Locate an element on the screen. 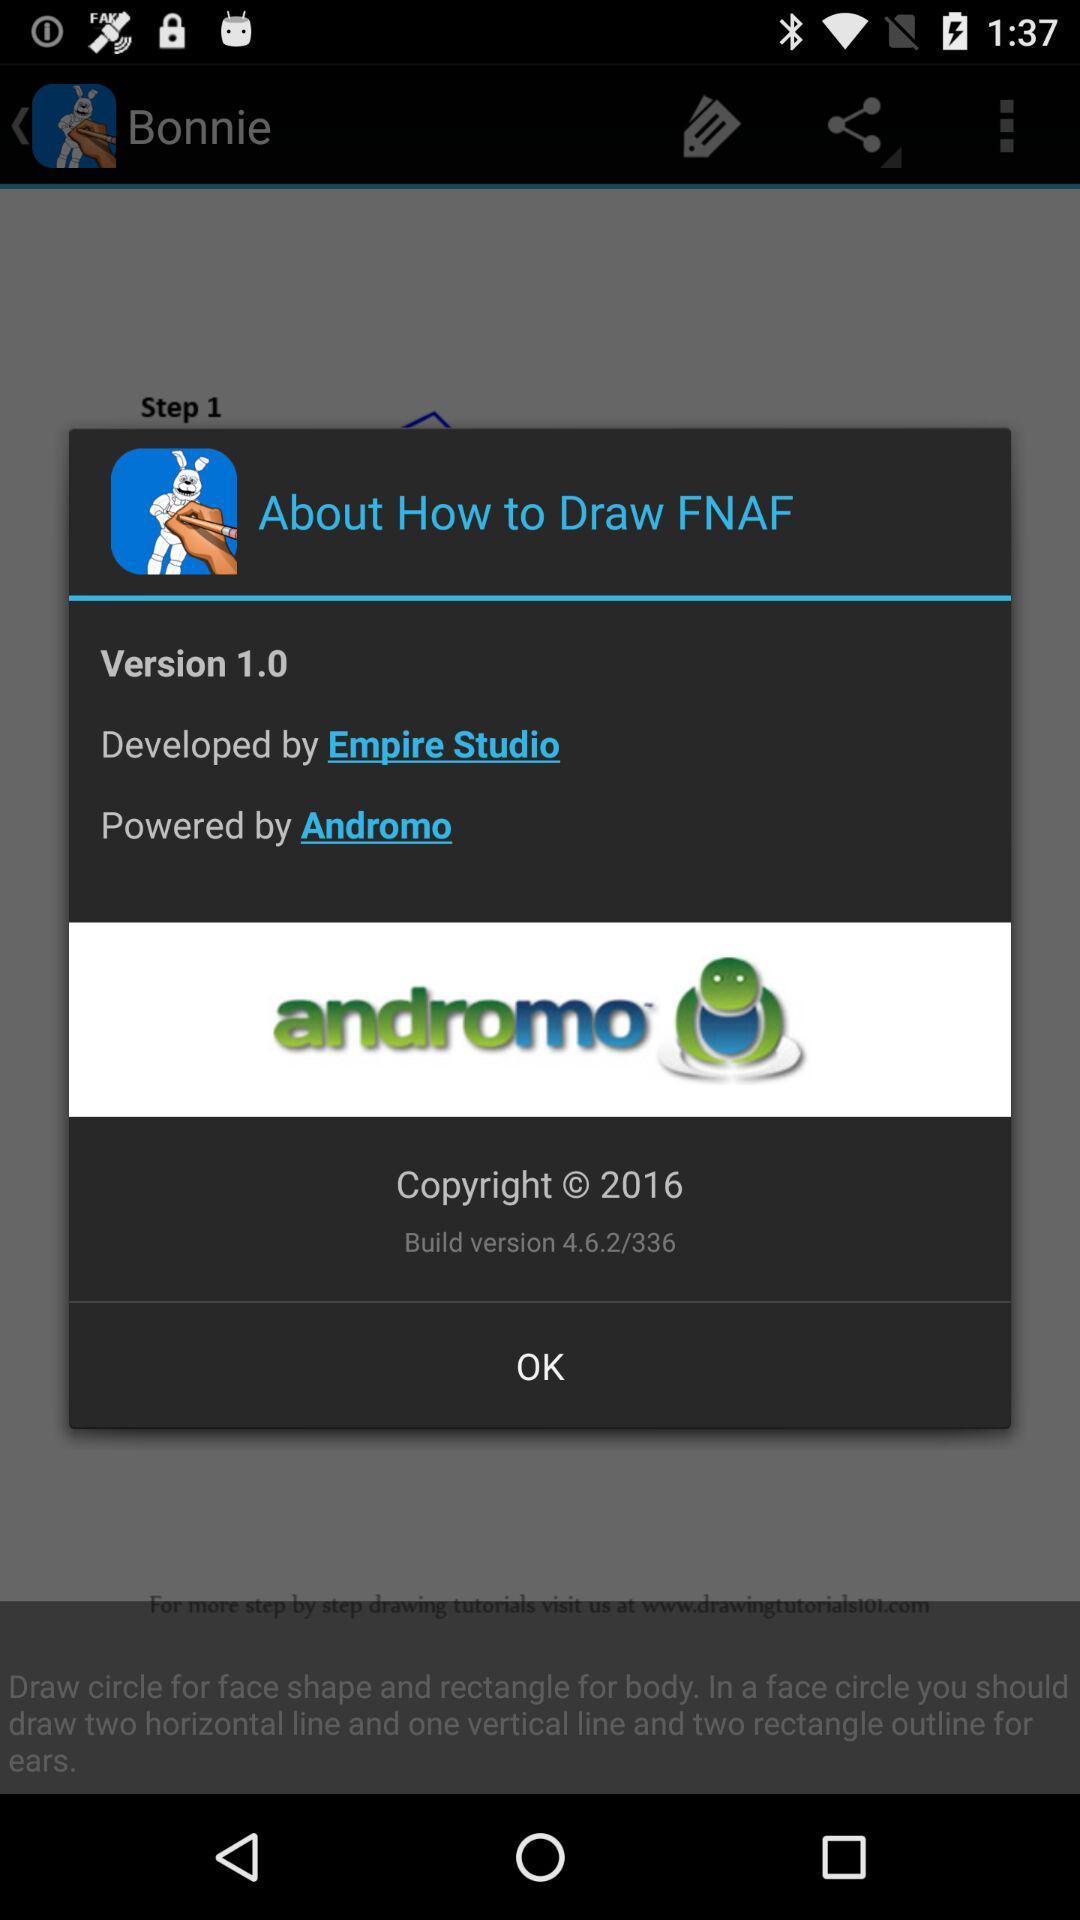 The height and width of the screenshot is (1920, 1080). the app below the build version 4 icon is located at coordinates (540, 1364).